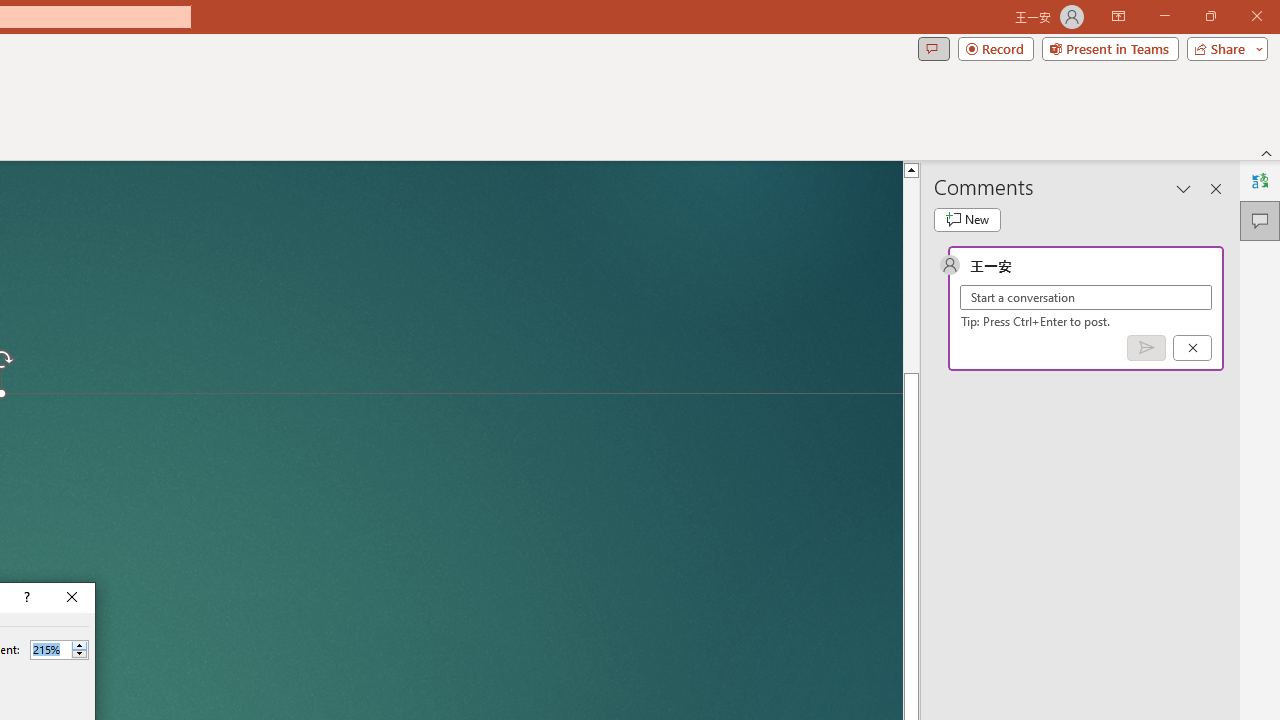 The width and height of the screenshot is (1280, 720). Describe the element at coordinates (910, 275) in the screenshot. I see `'Page up'` at that location.